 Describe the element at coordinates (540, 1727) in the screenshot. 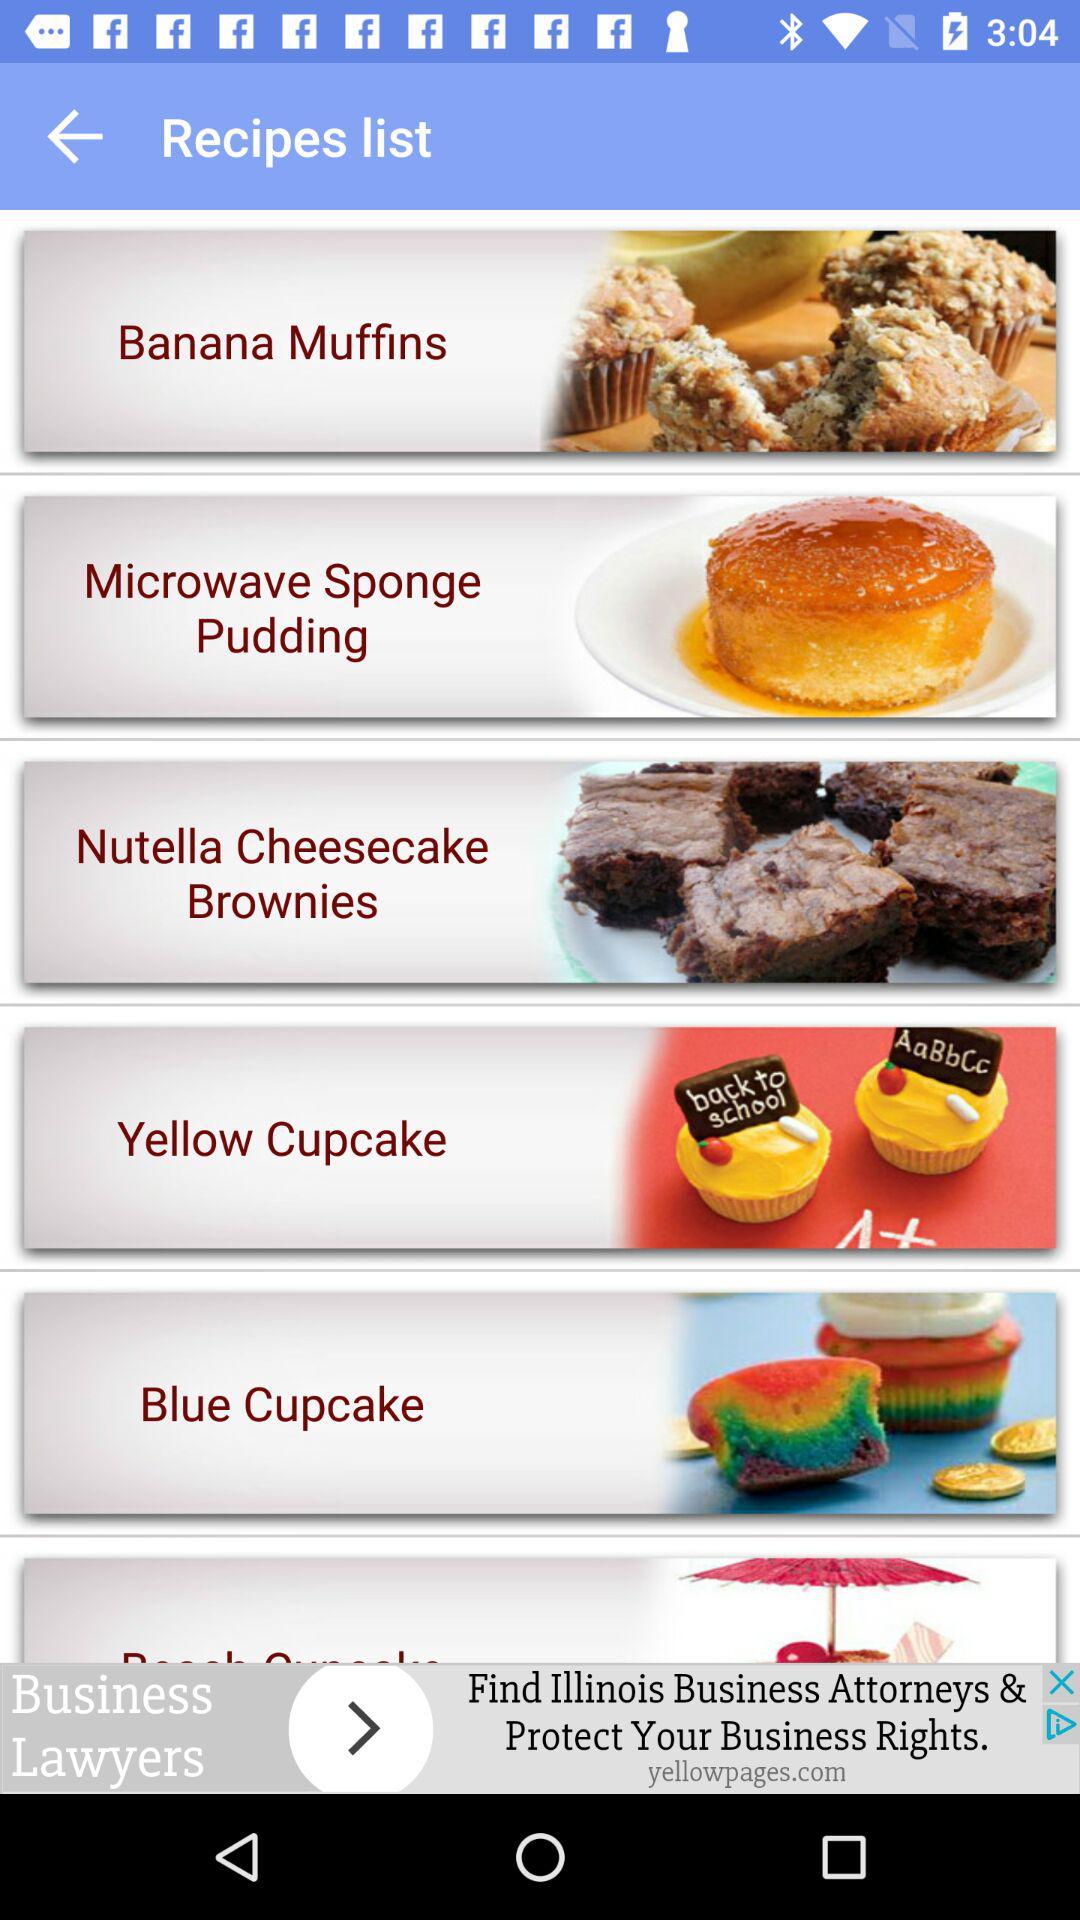

I see `advertisement` at that location.